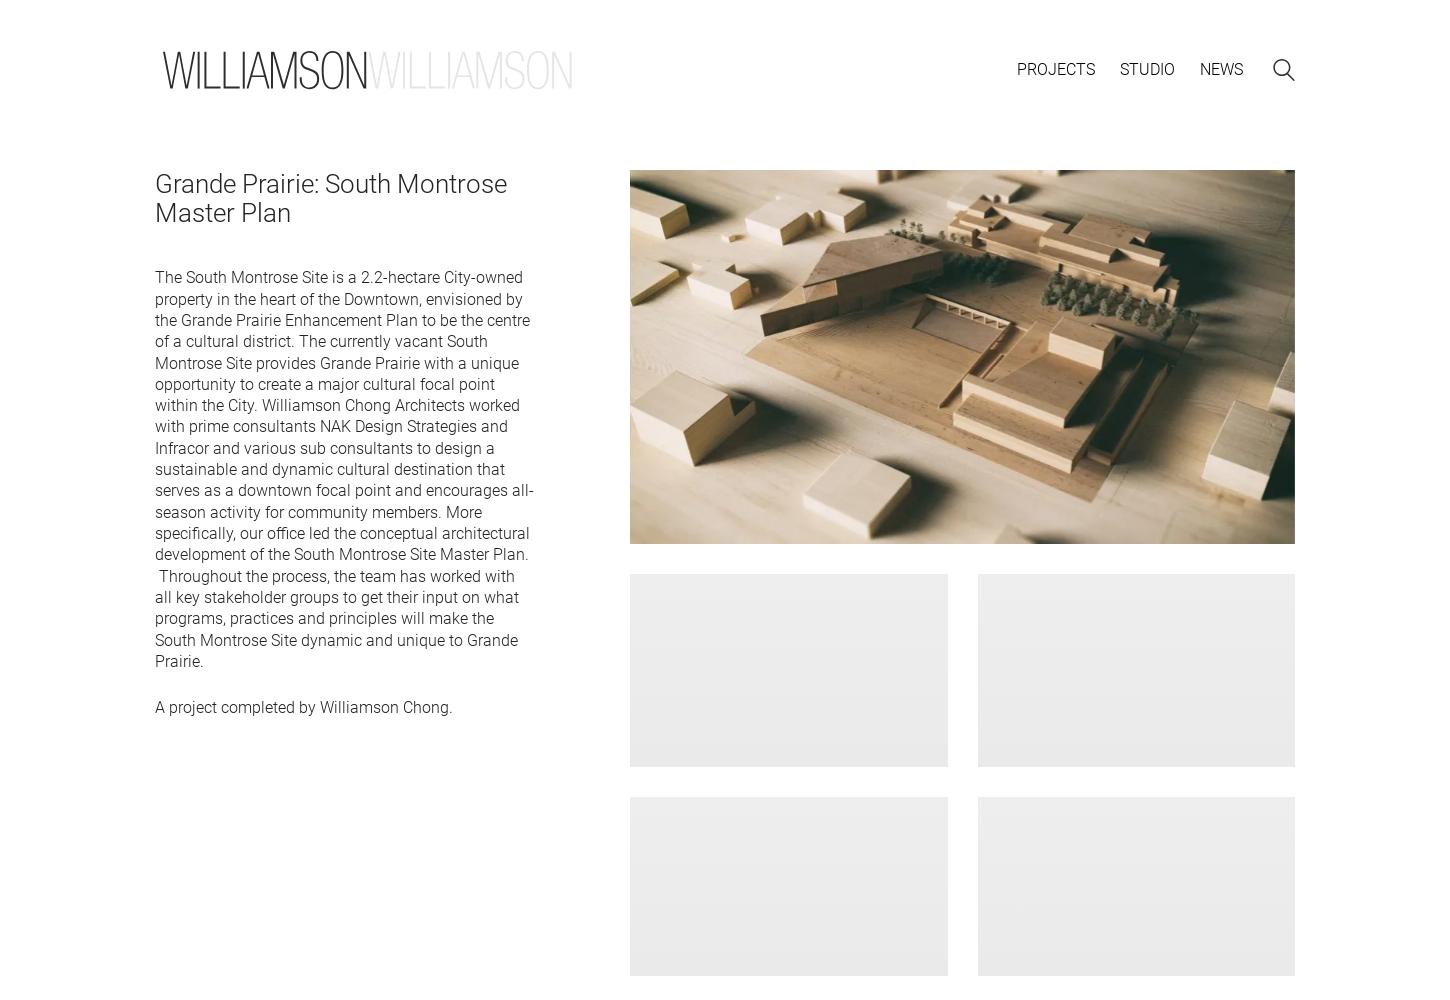 The height and width of the screenshot is (1000, 1450). What do you see at coordinates (1111, 68) in the screenshot?
I see `'a'` at bounding box center [1111, 68].